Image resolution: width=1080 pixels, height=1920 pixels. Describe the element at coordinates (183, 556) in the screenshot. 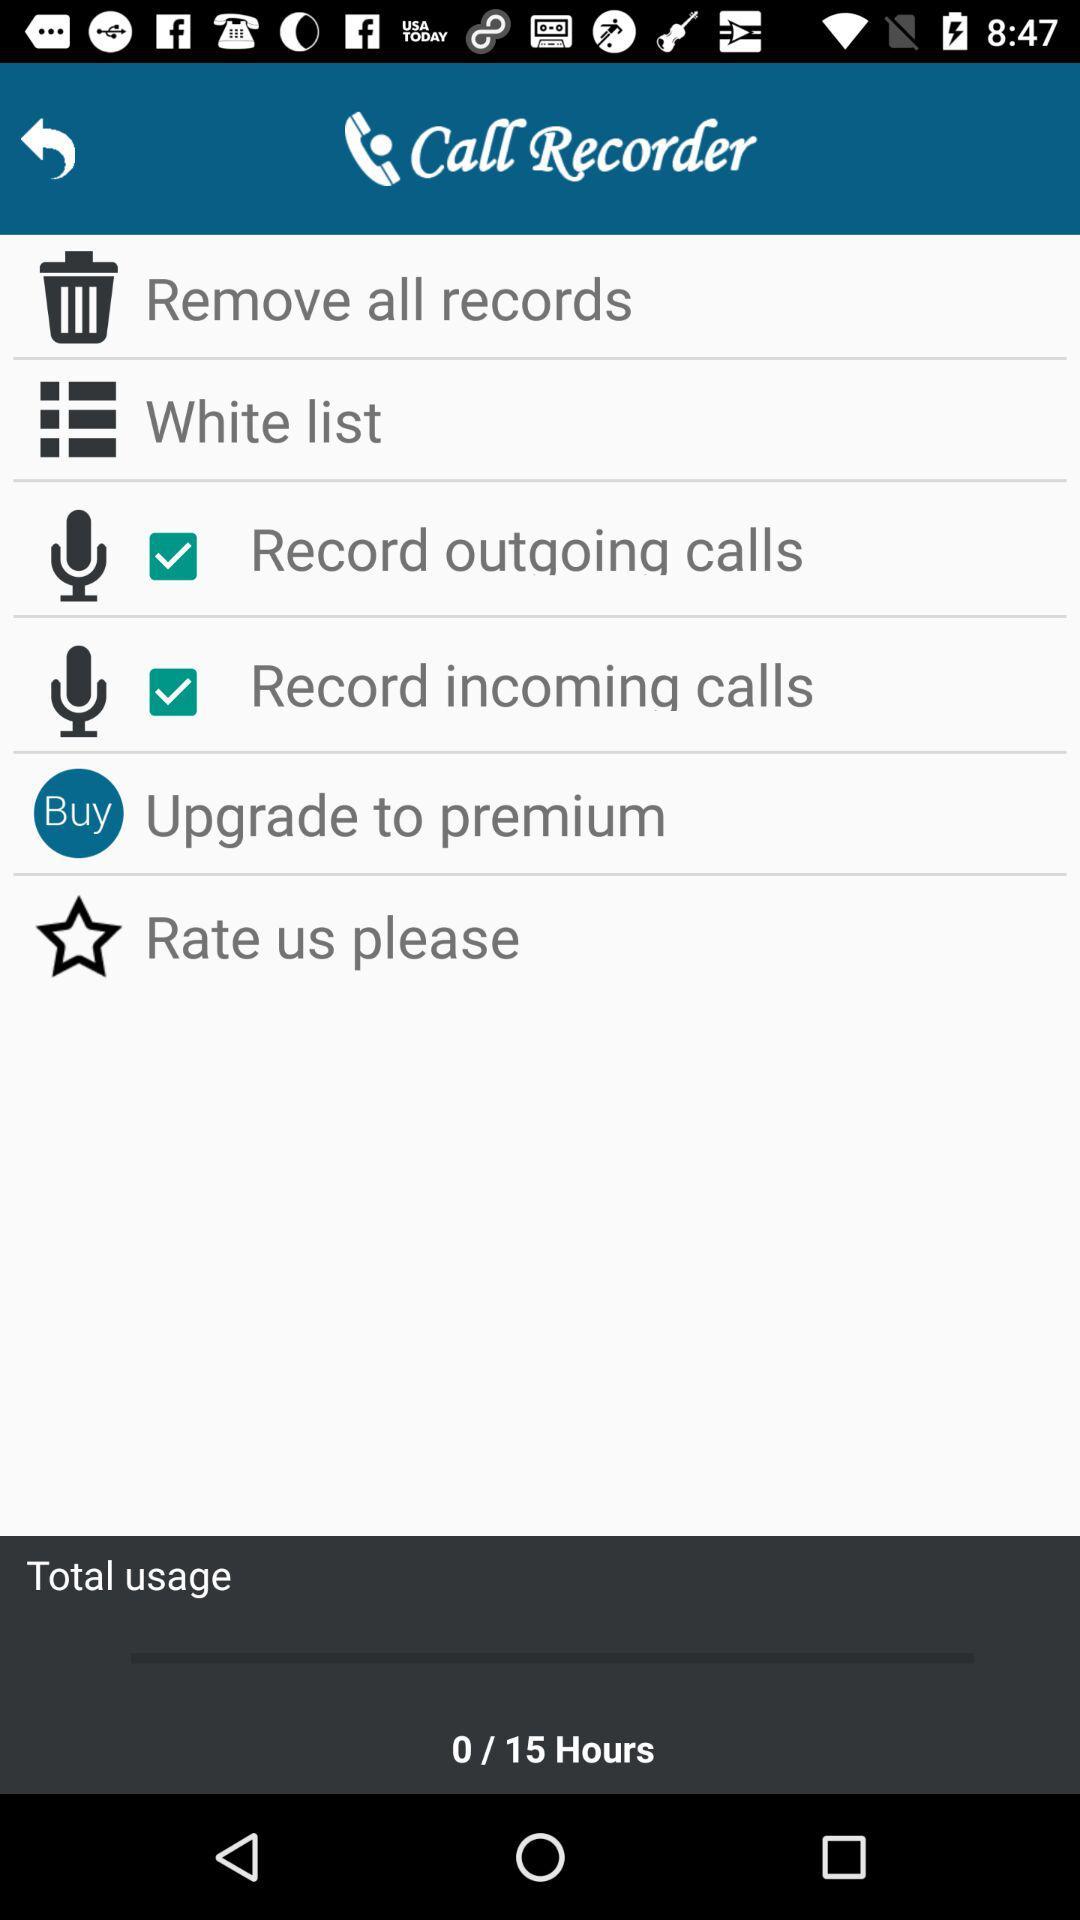

I see `button` at that location.